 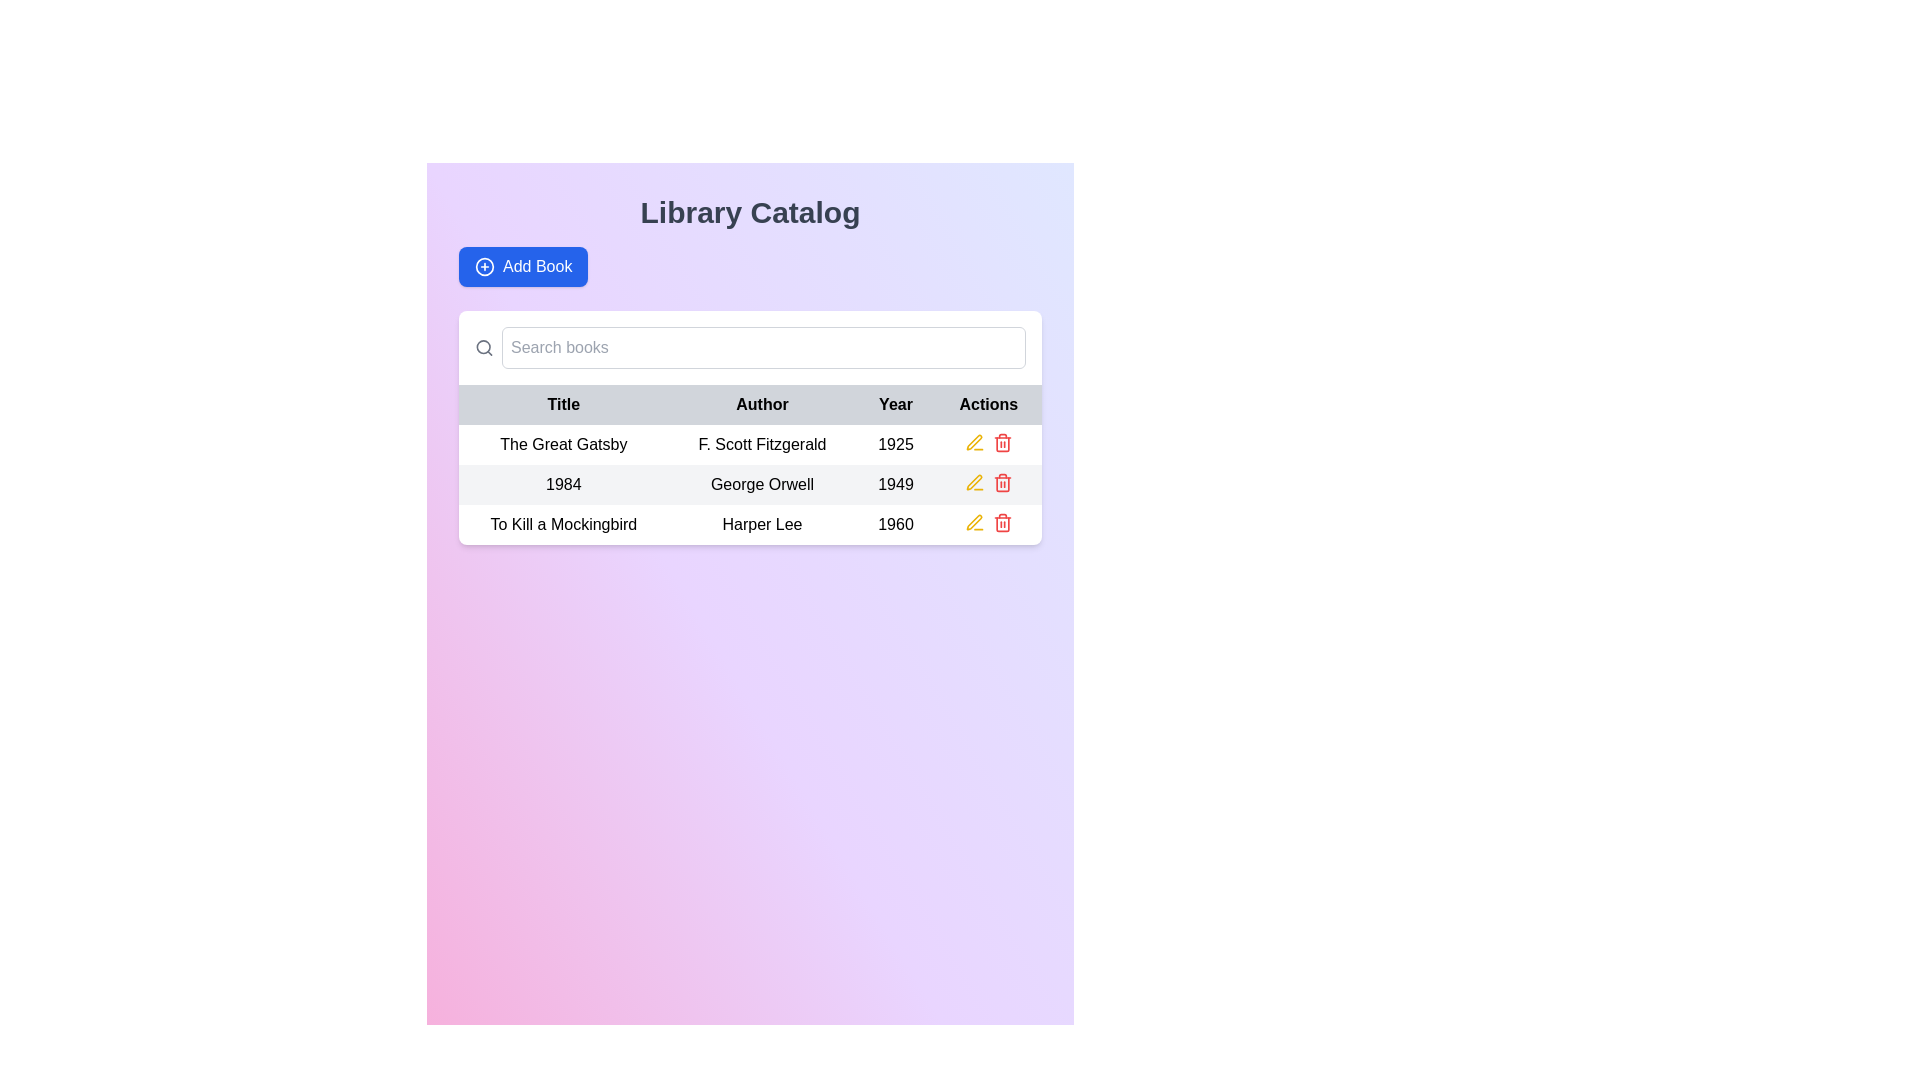 What do you see at coordinates (761, 523) in the screenshot?
I see `the text label displaying the author's name in the second column, second row of the table in the 'Author' column` at bounding box center [761, 523].